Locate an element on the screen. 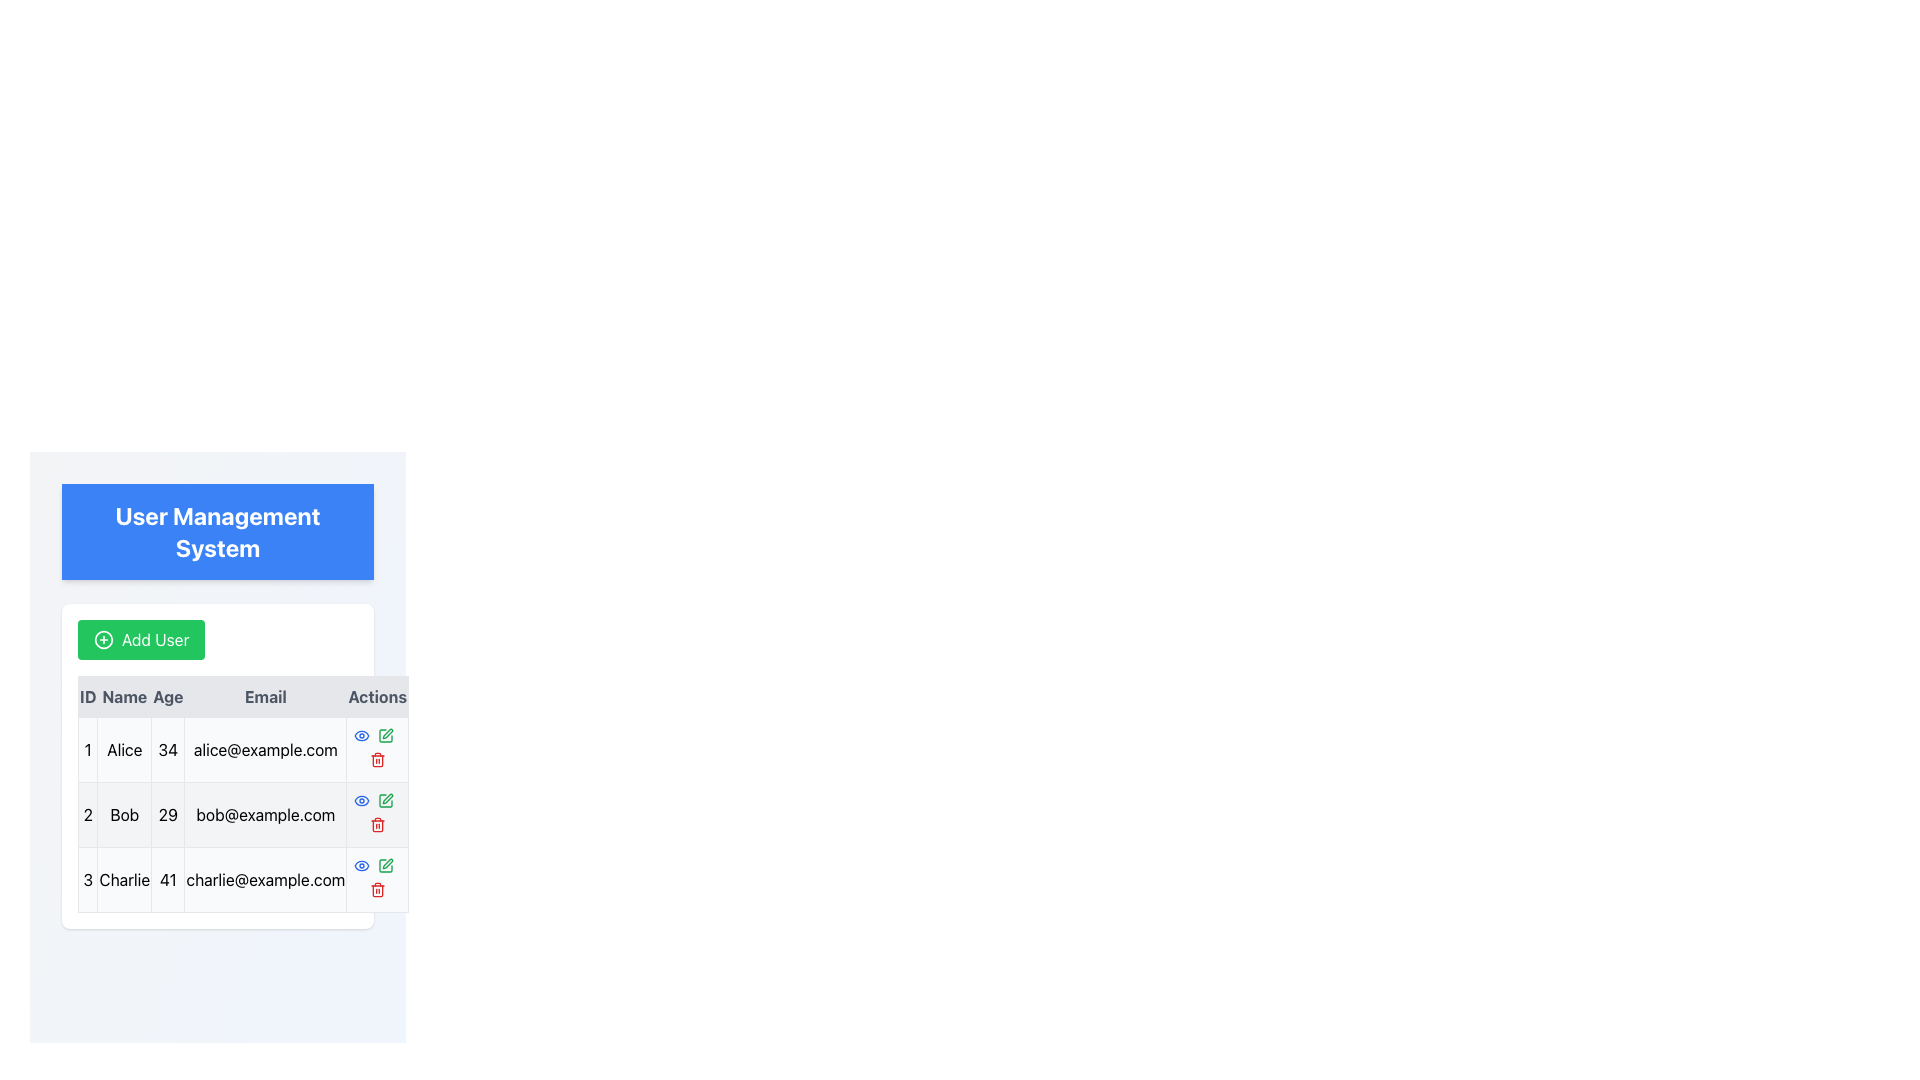 The image size is (1920, 1080). the pen icon in the Actions column for the user named 'Charlie', which suggests editing functionality is located at coordinates (387, 863).